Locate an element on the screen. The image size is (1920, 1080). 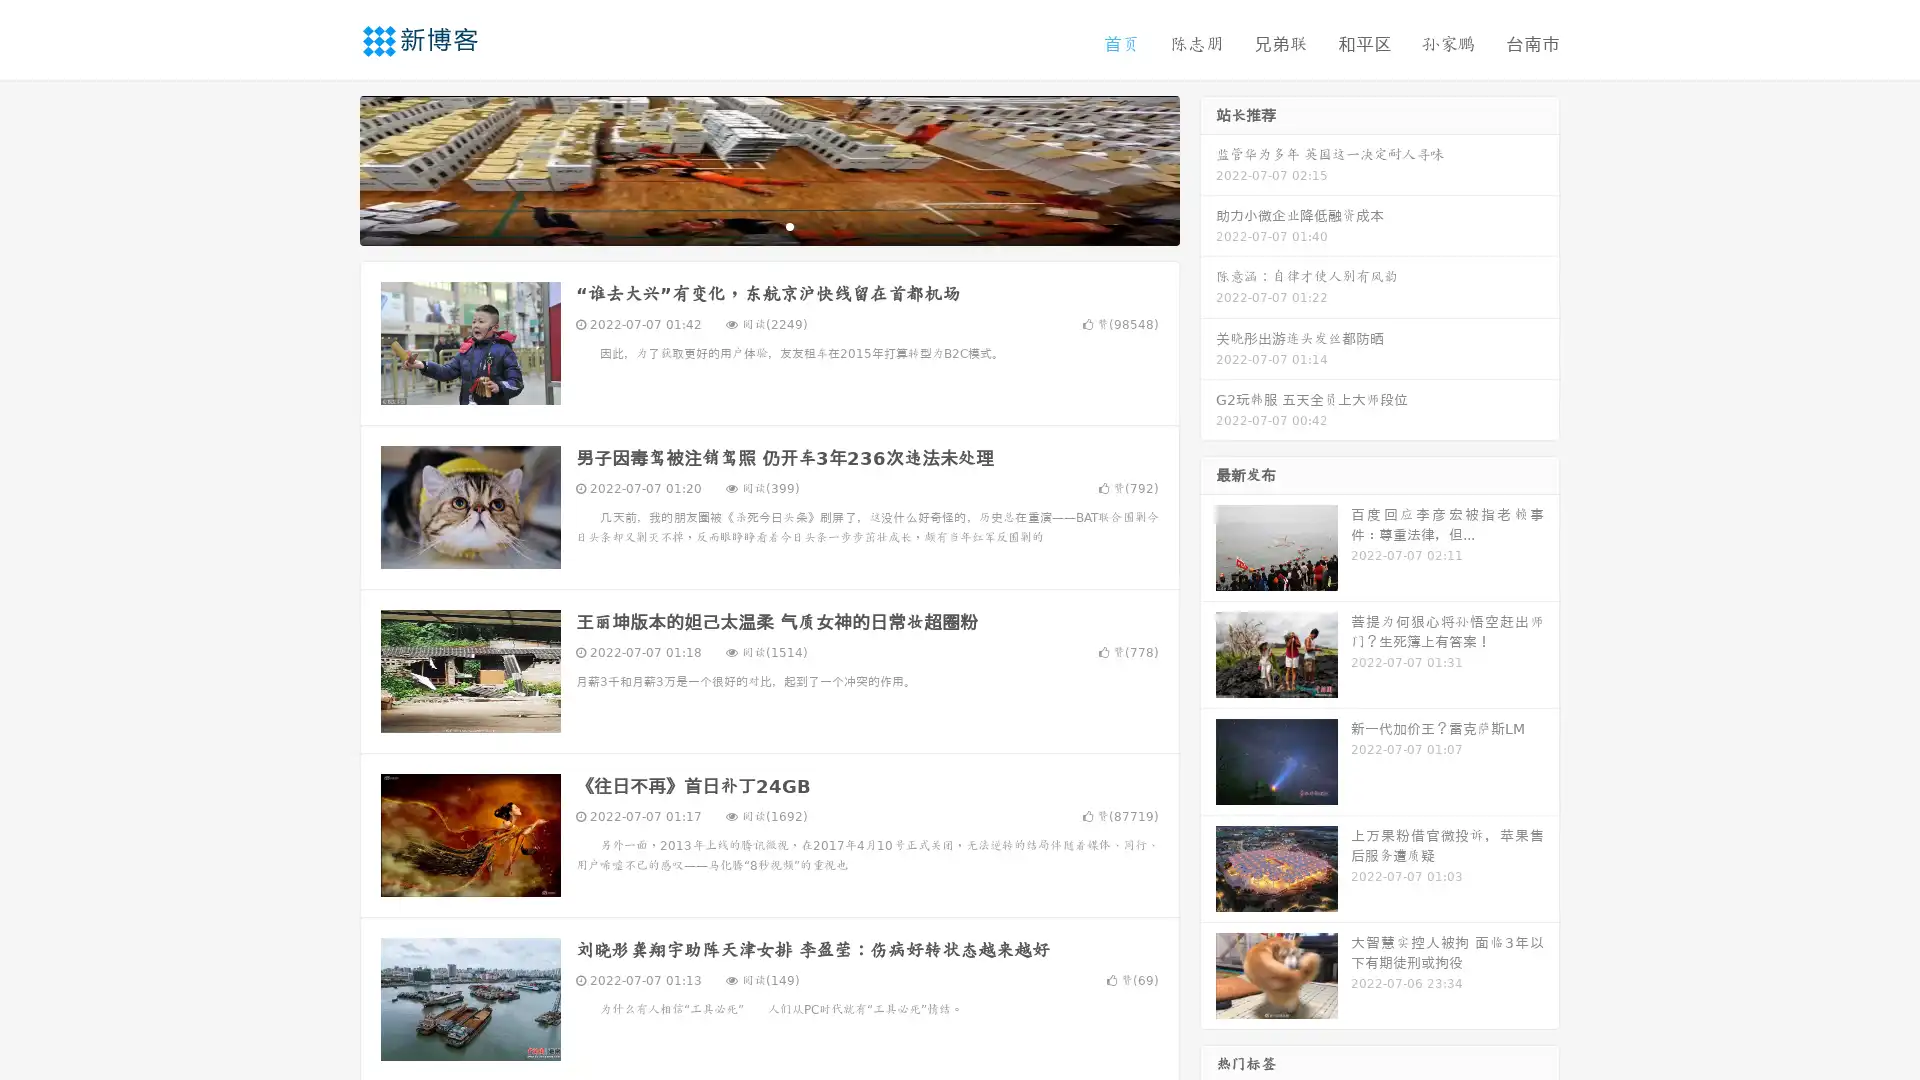
Next slide is located at coordinates (1208, 168).